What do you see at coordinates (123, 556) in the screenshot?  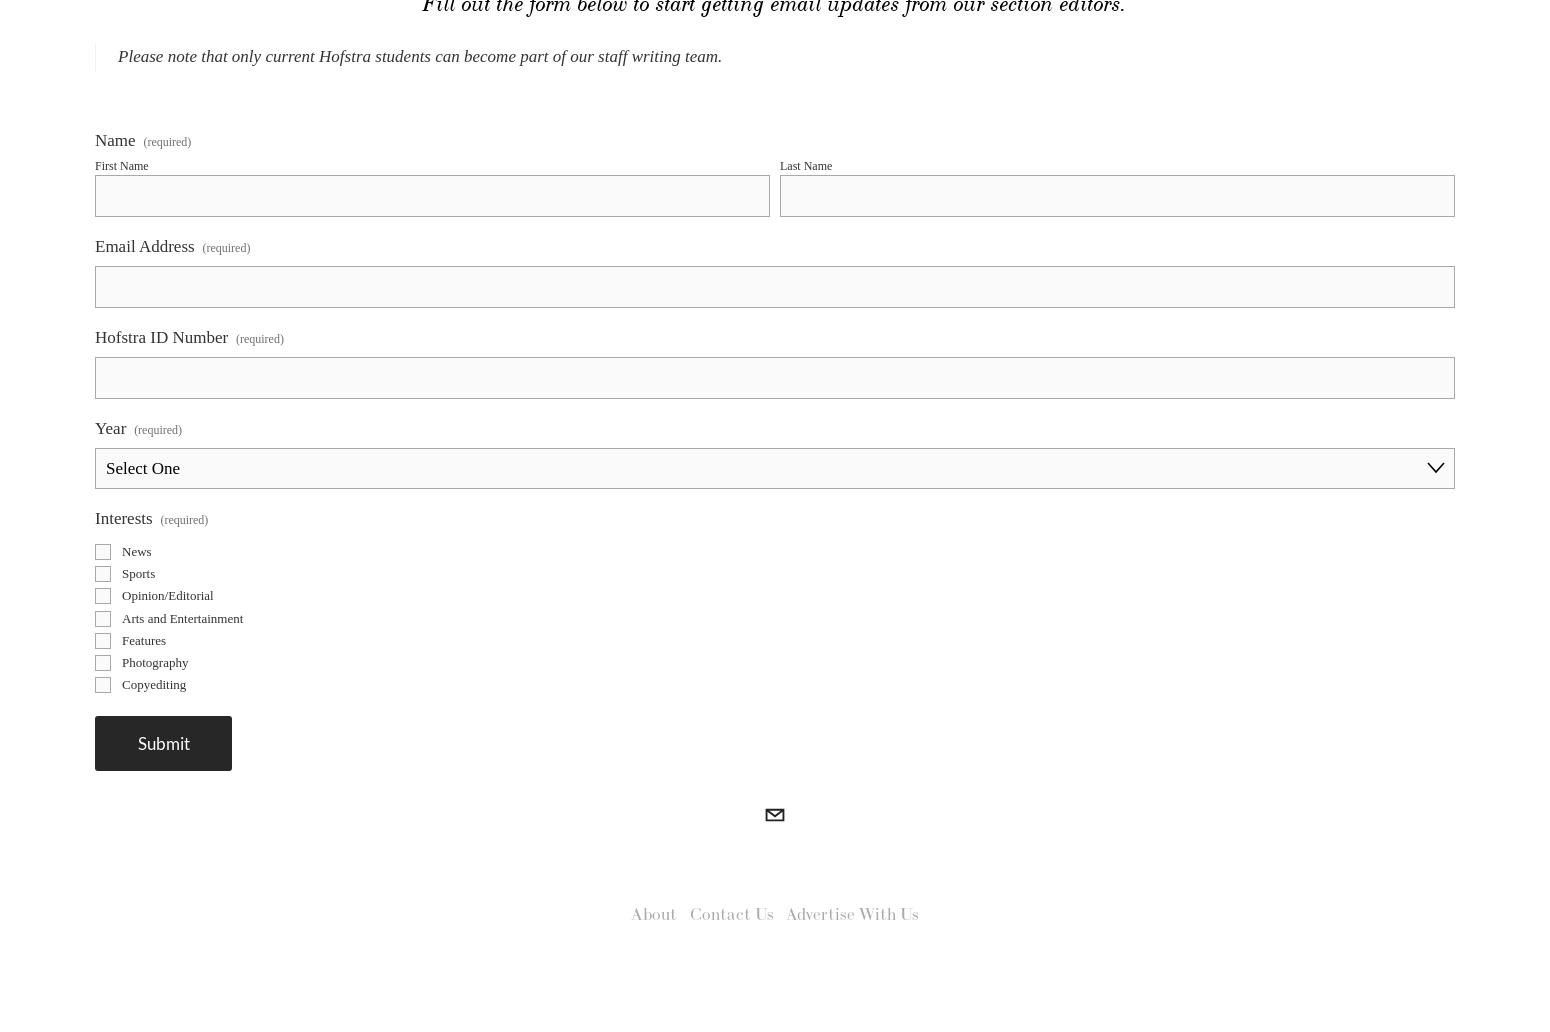 I see `'Interests'` at bounding box center [123, 556].